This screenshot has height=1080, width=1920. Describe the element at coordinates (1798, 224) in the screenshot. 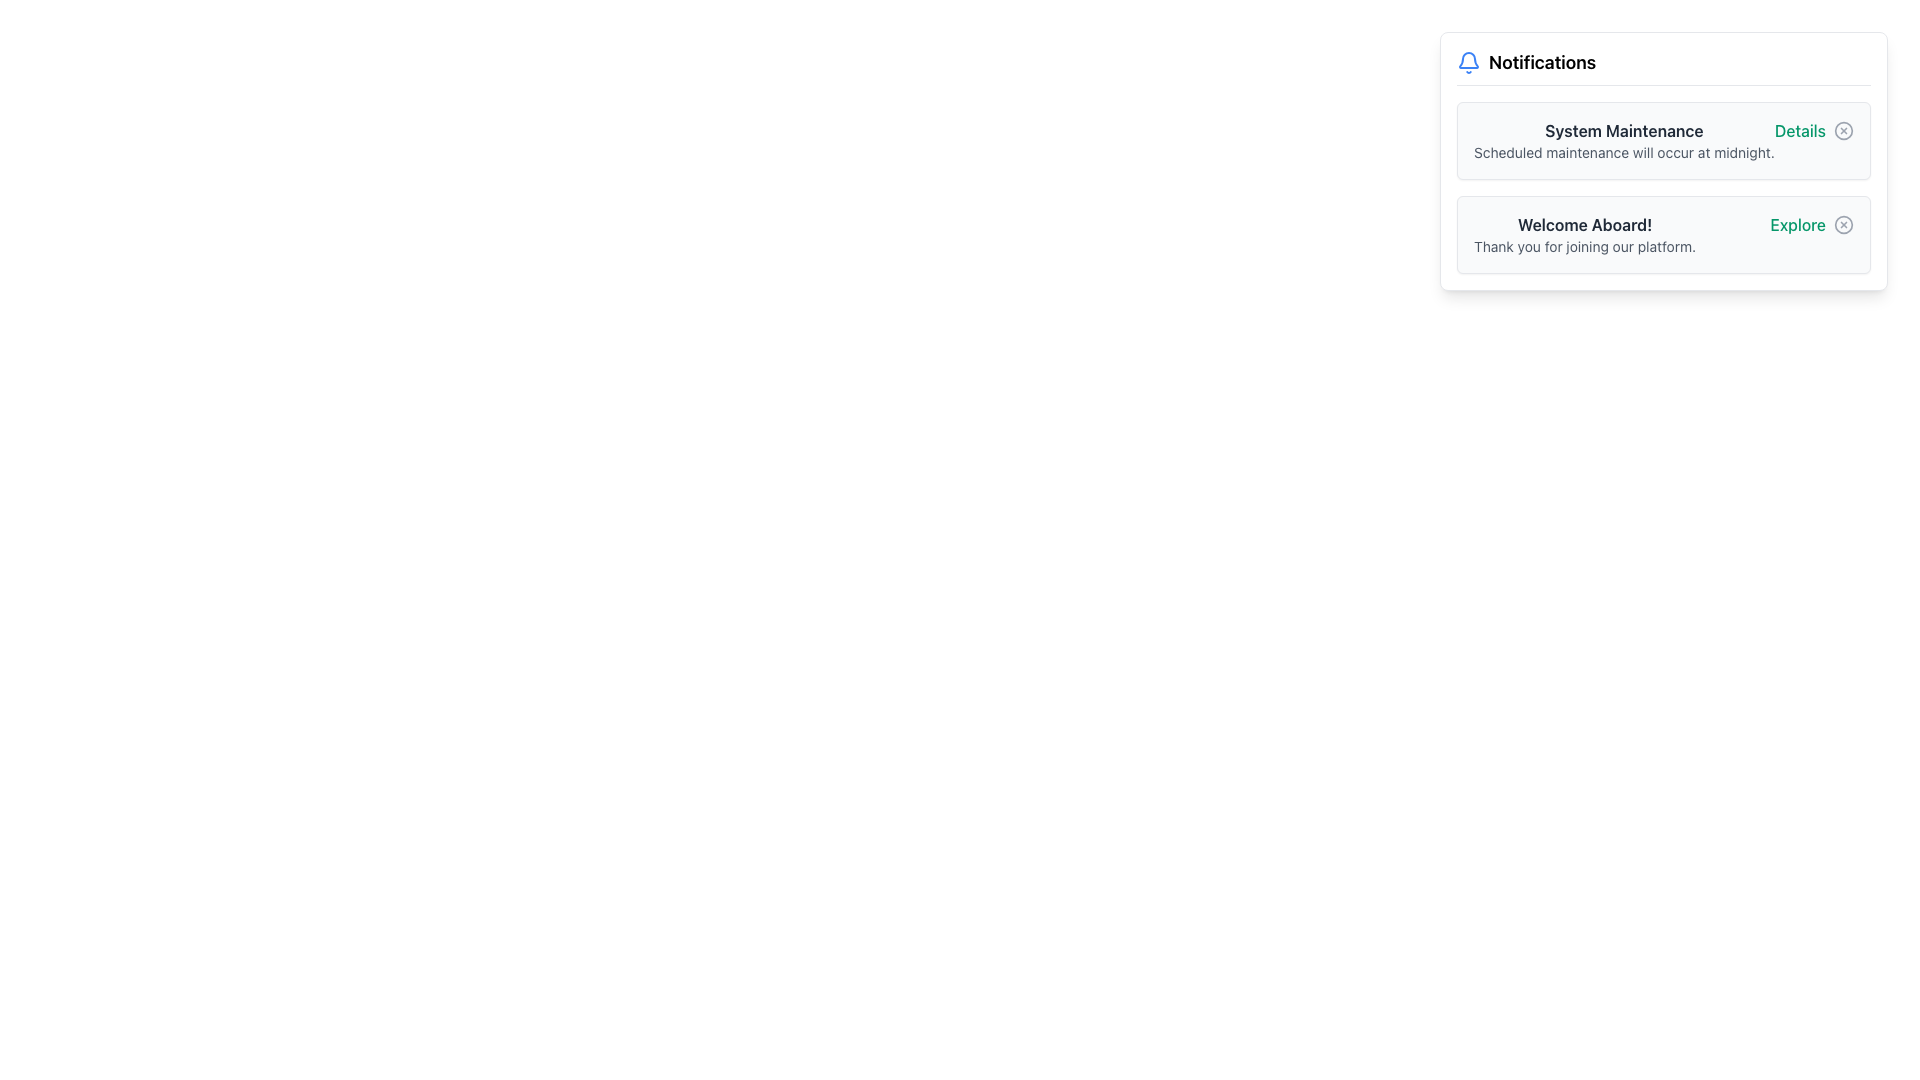

I see `the hyperlink in the second notification card` at that location.